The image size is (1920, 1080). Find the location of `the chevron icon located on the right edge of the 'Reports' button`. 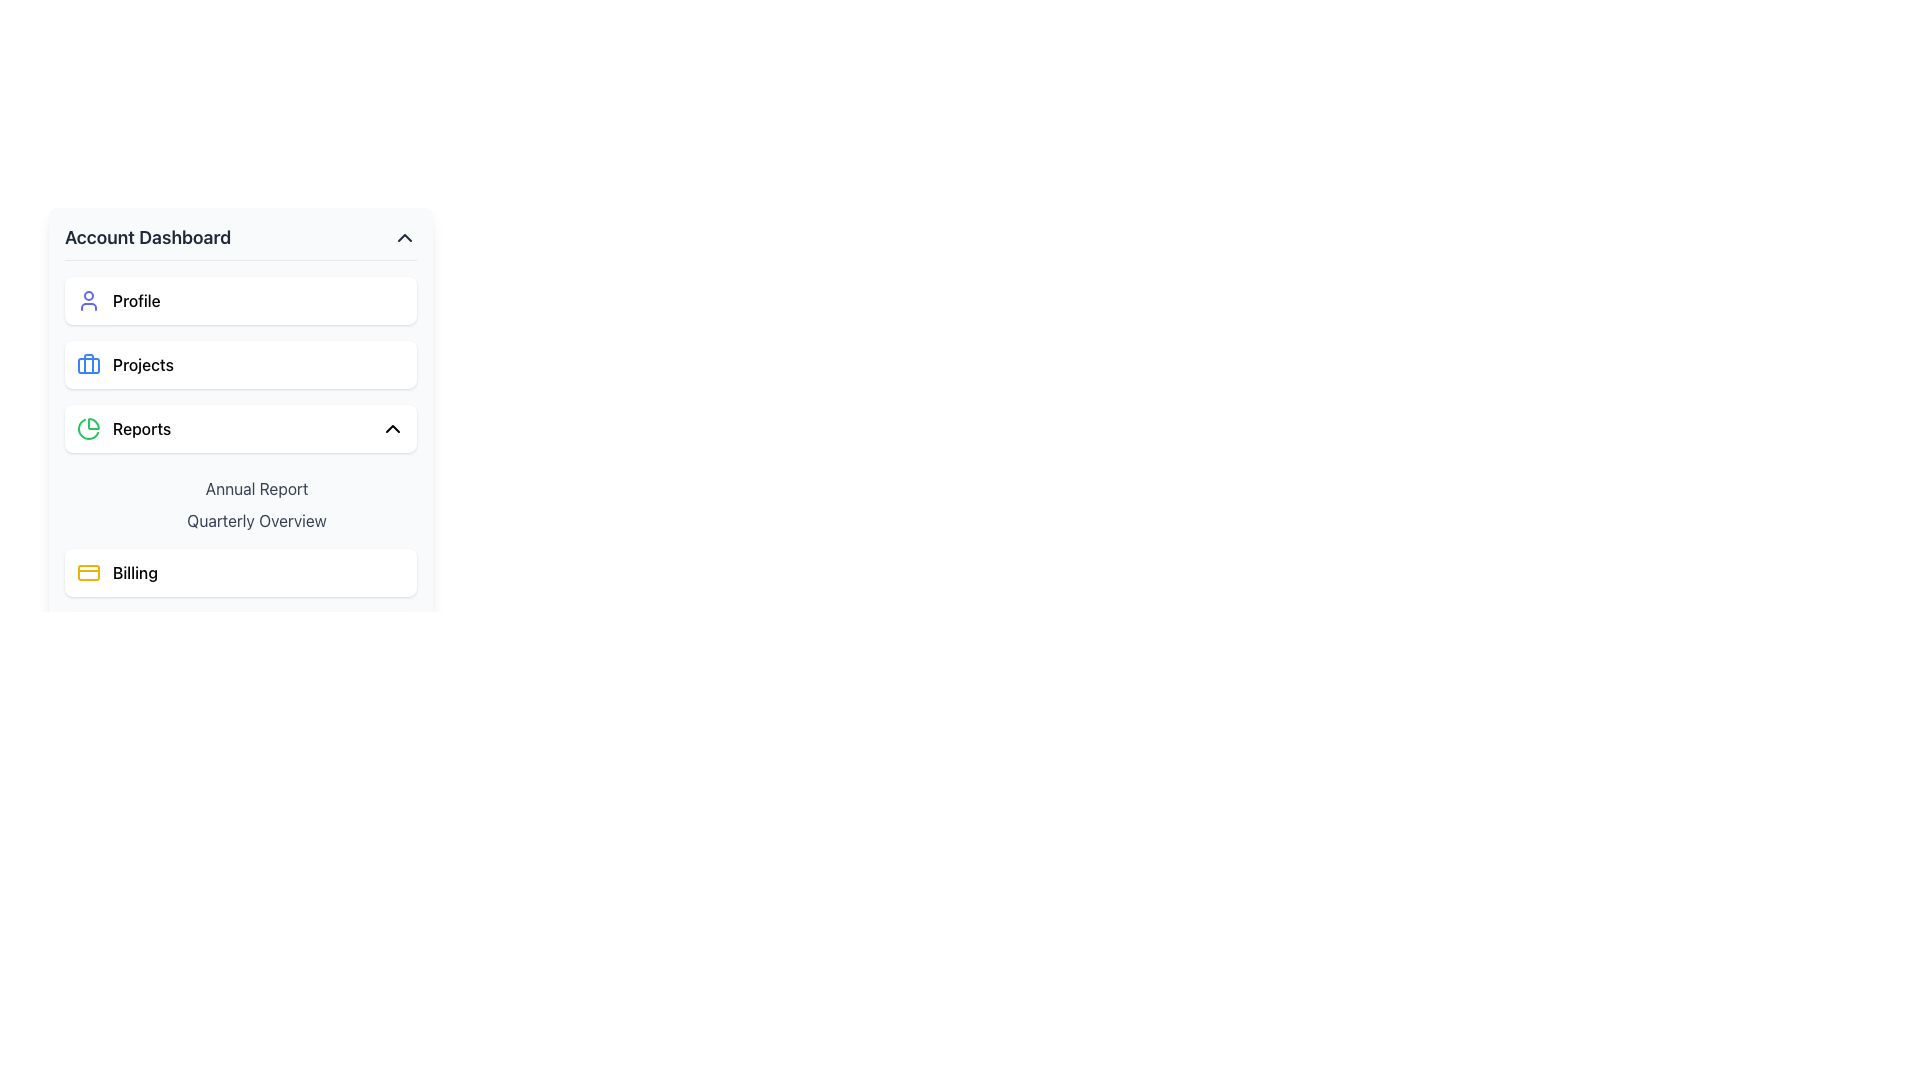

the chevron icon located on the right edge of the 'Reports' button is located at coordinates (393, 427).